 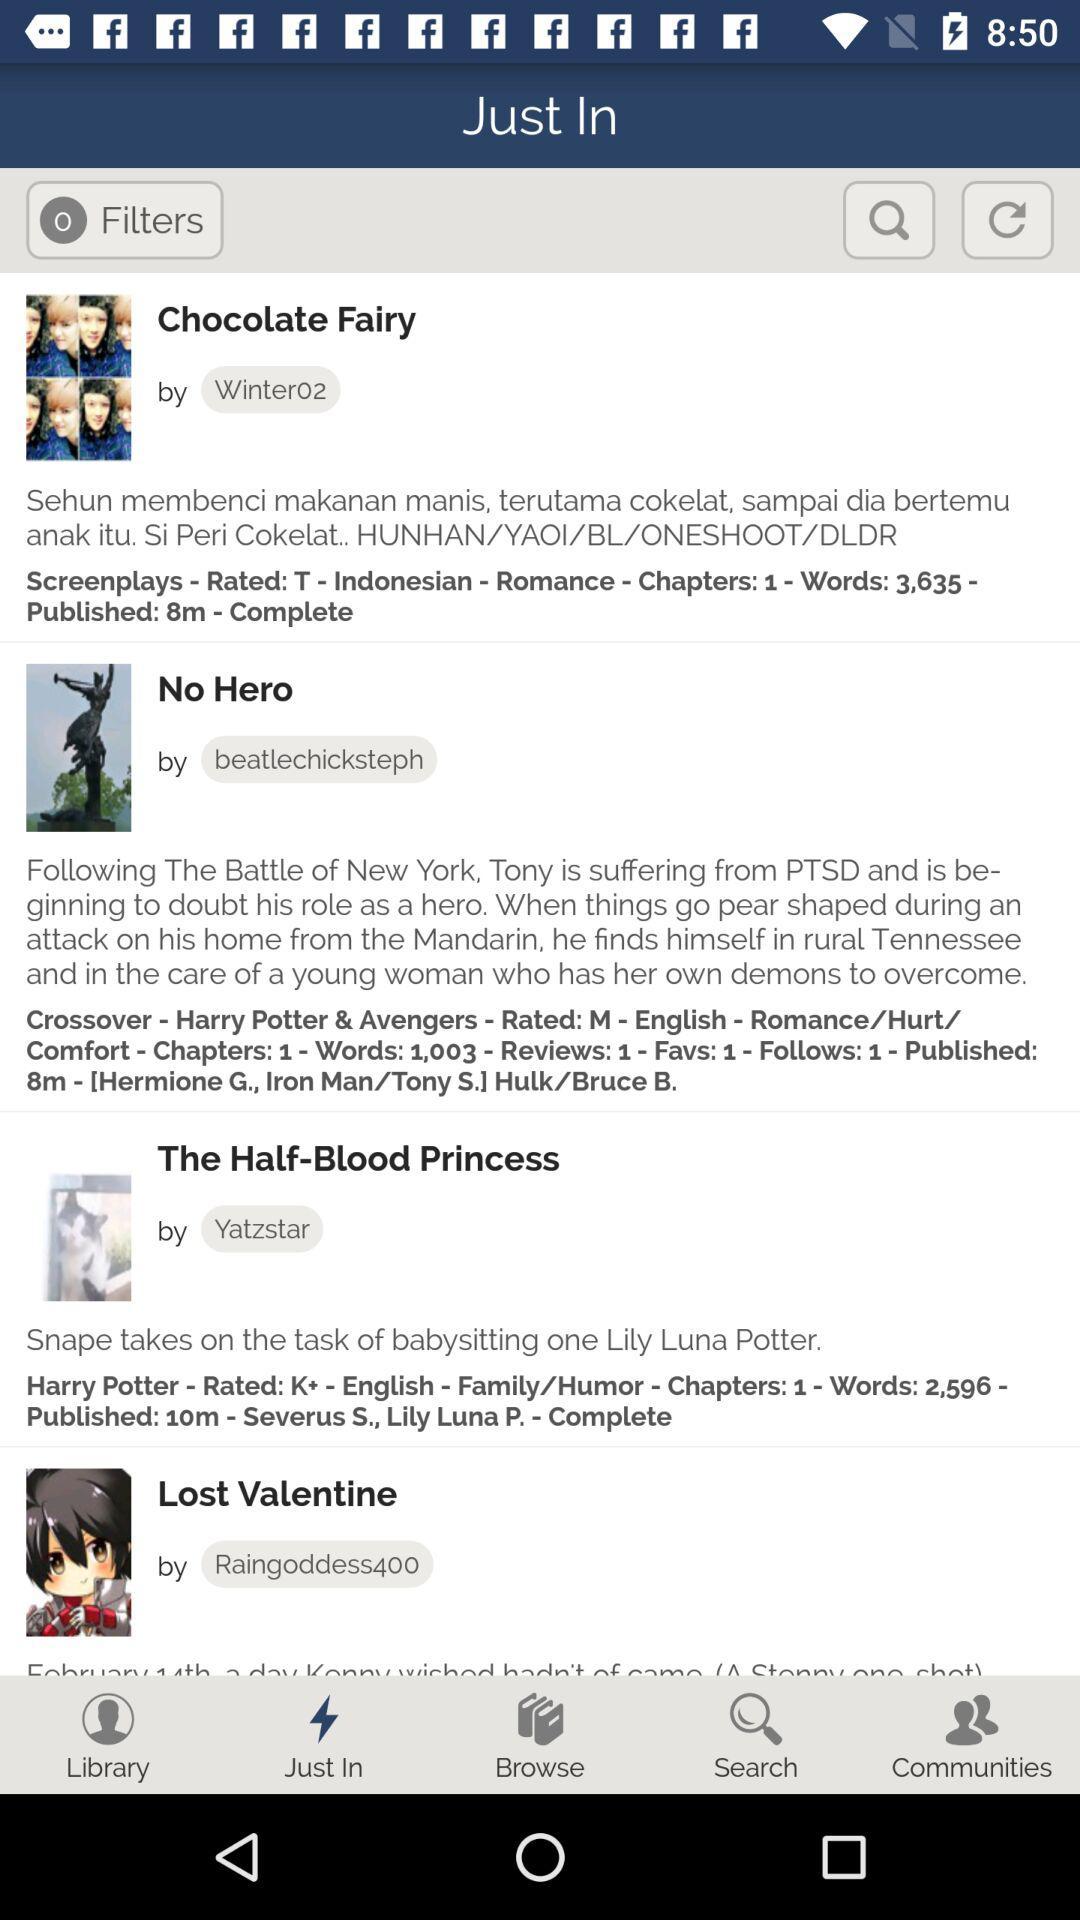 What do you see at coordinates (617, 1493) in the screenshot?
I see `the lost valentine` at bounding box center [617, 1493].